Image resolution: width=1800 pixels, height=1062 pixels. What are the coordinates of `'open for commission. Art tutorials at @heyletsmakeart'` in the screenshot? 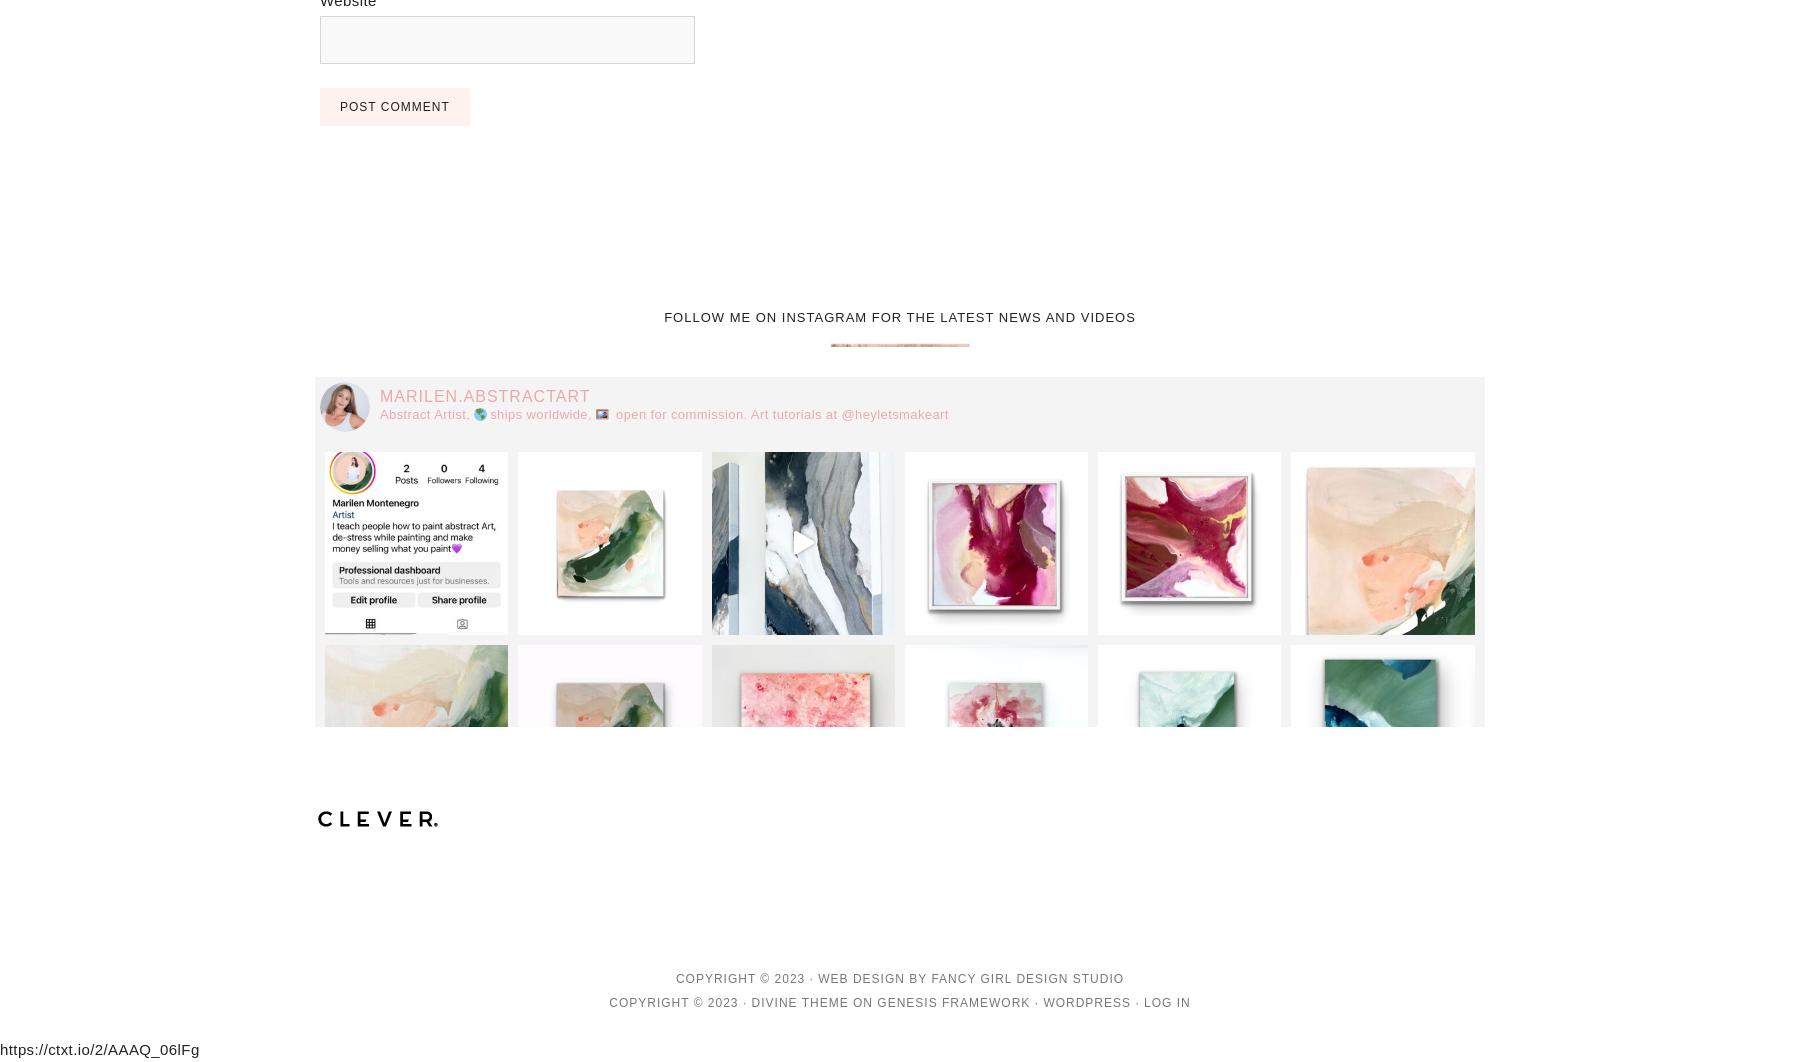 It's located at (778, 413).